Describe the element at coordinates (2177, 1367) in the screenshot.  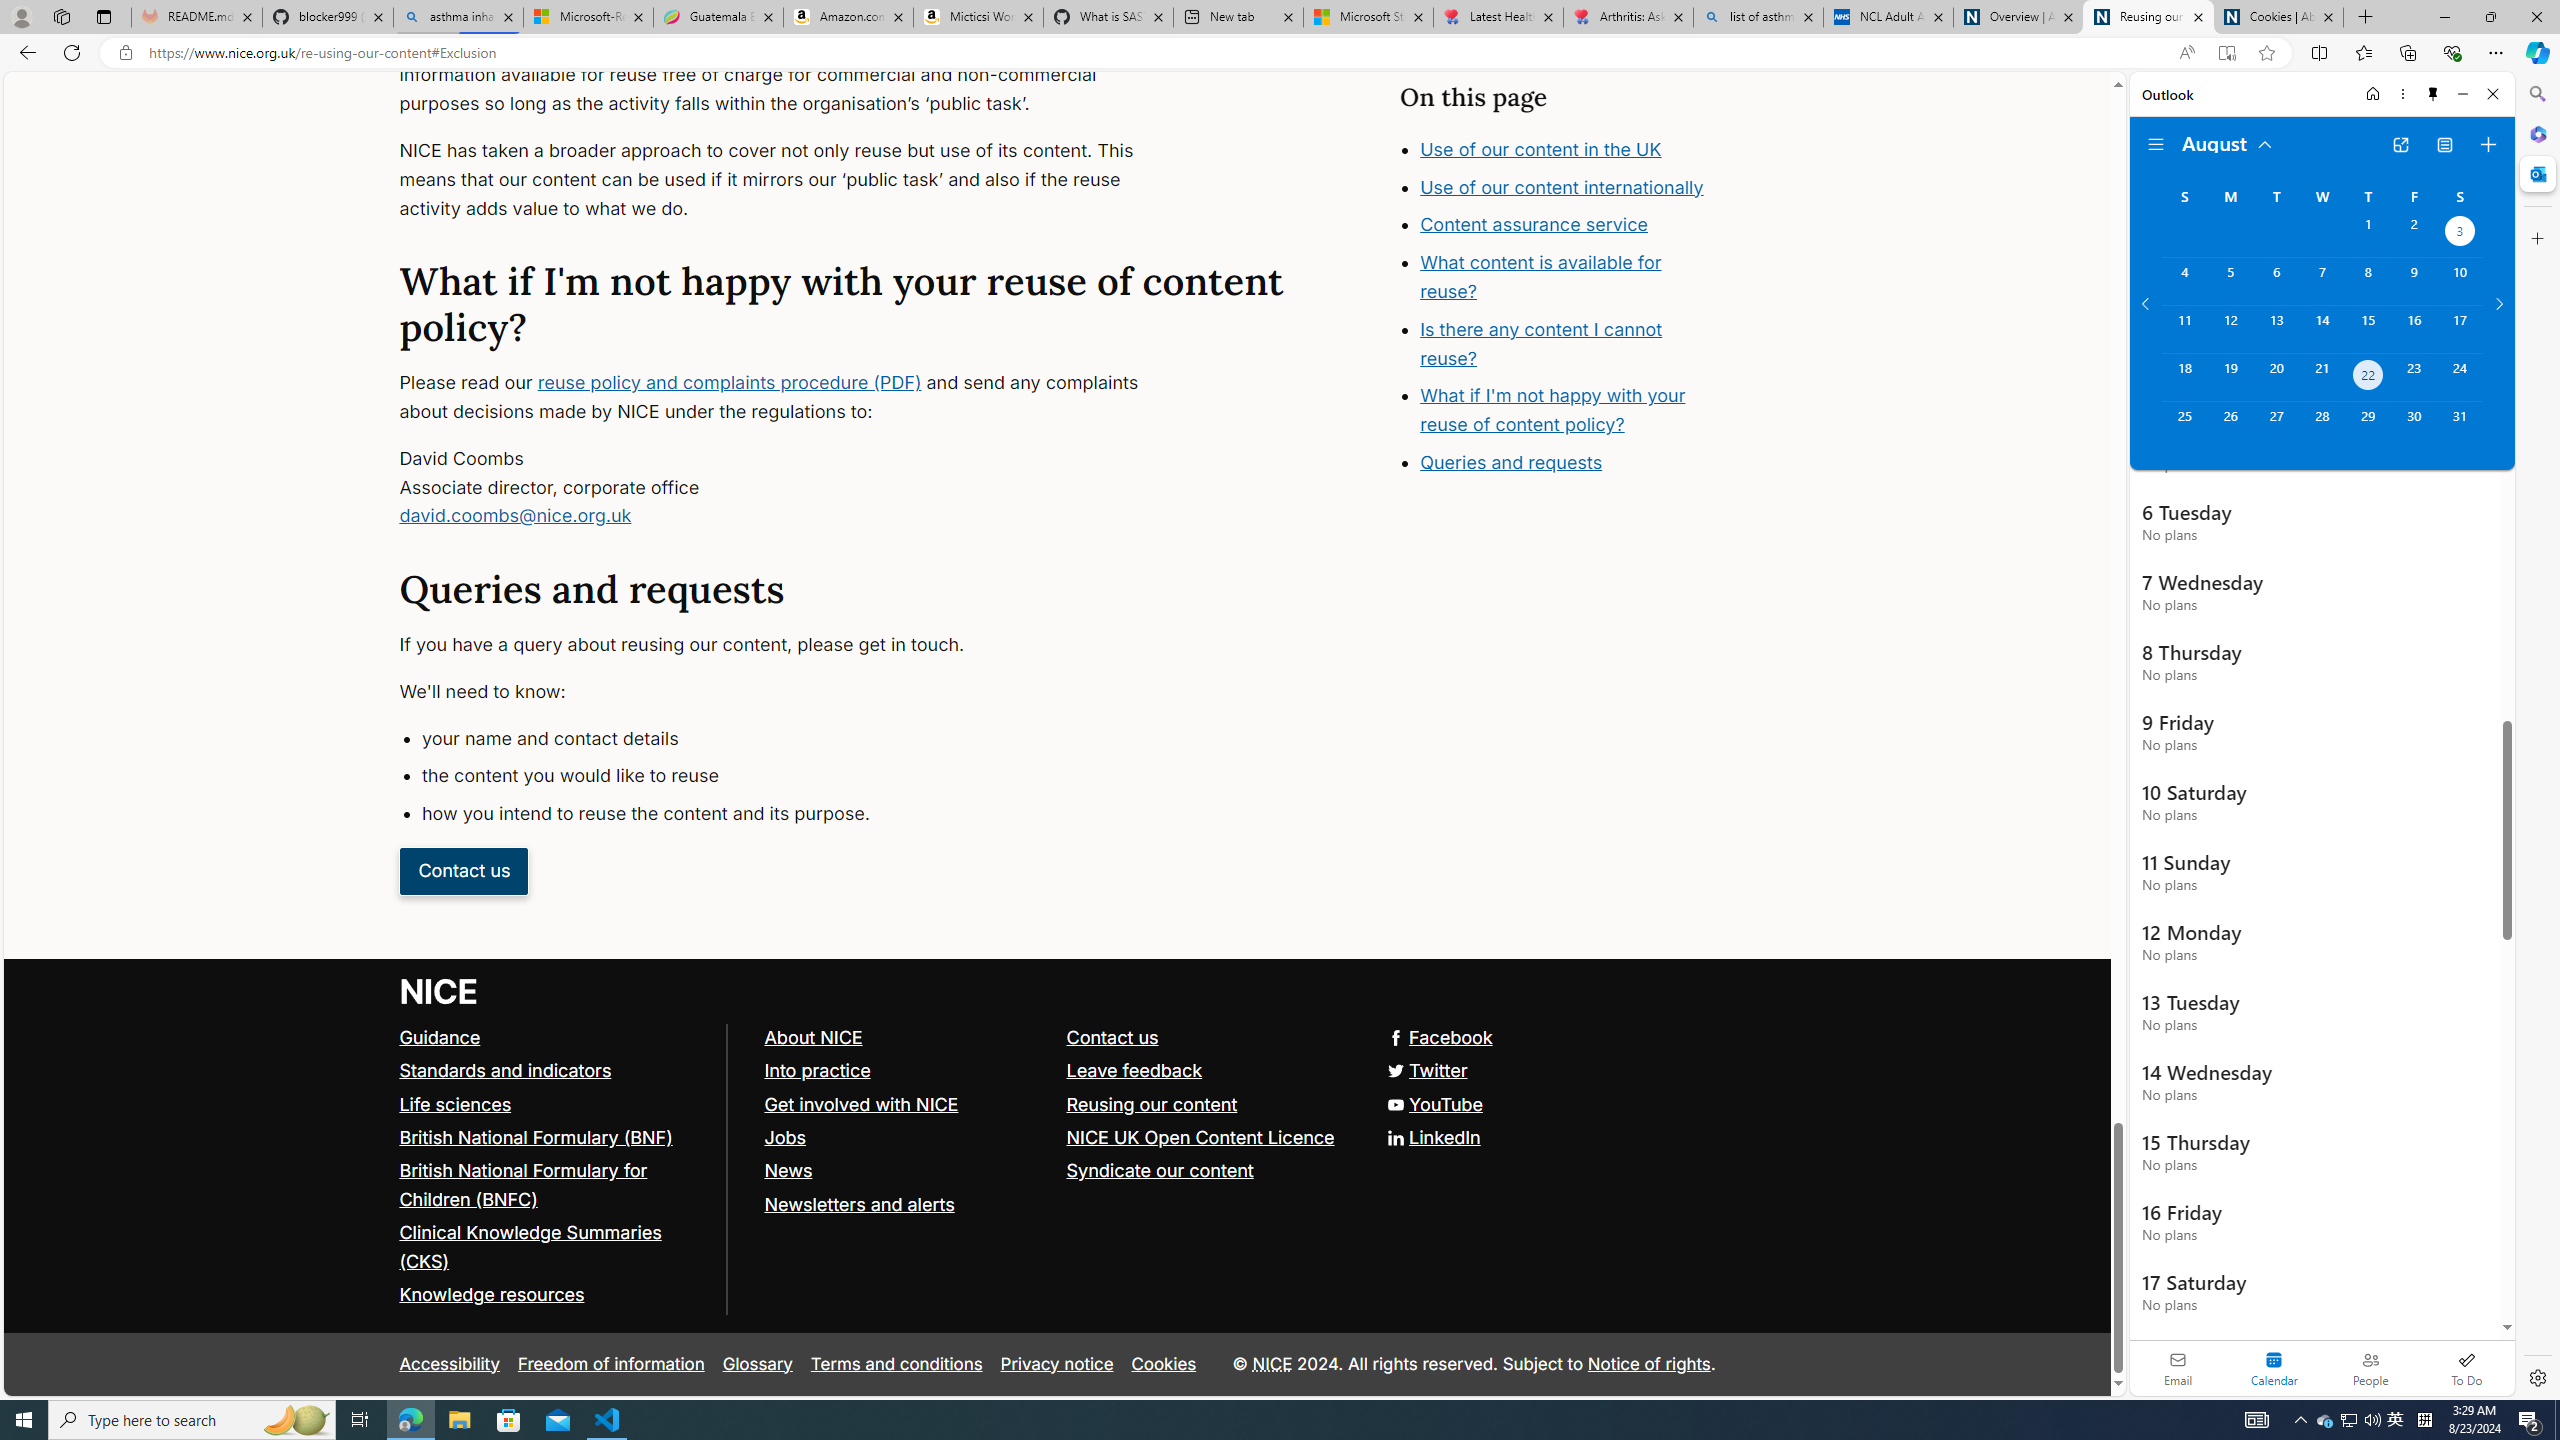
I see `'Email'` at that location.